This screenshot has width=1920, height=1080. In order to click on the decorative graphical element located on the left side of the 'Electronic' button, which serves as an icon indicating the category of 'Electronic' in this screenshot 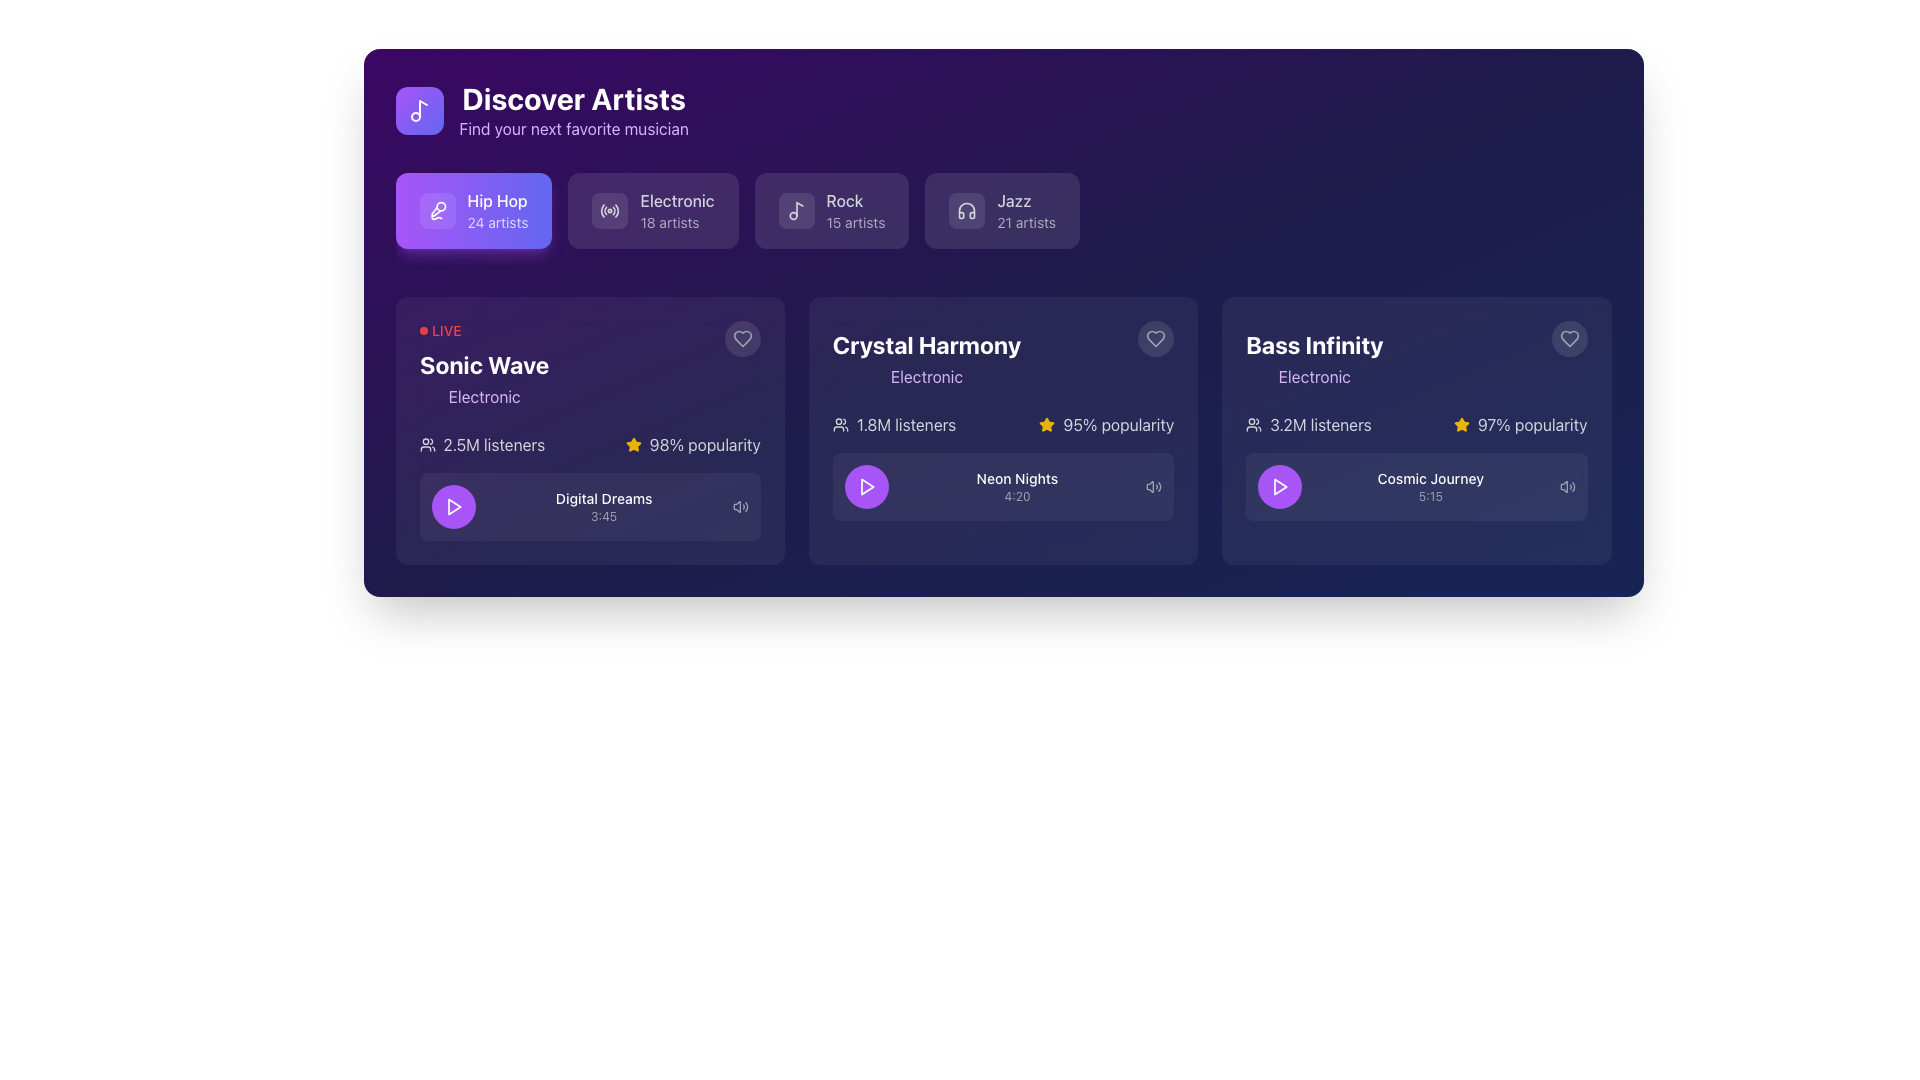, I will do `click(609, 211)`.